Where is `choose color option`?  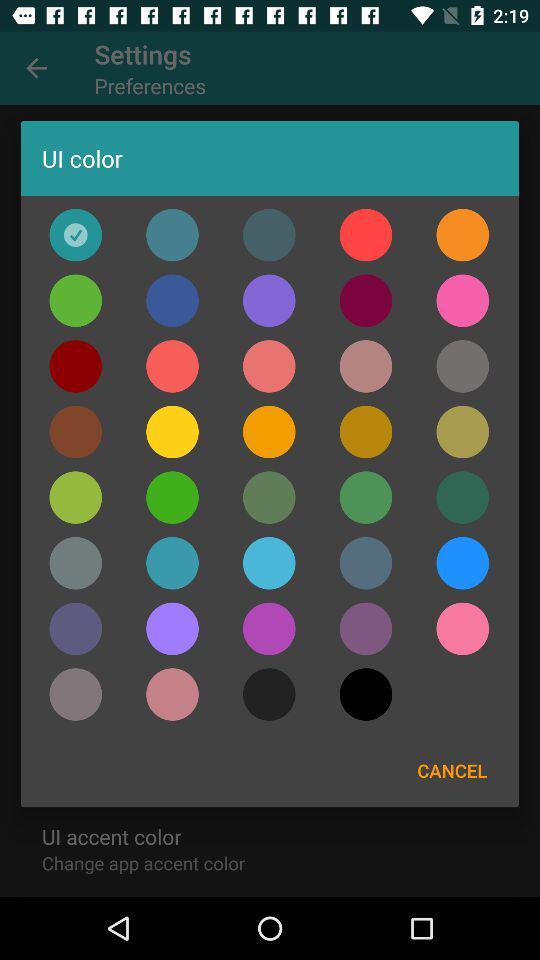 choose color option is located at coordinates (462, 235).